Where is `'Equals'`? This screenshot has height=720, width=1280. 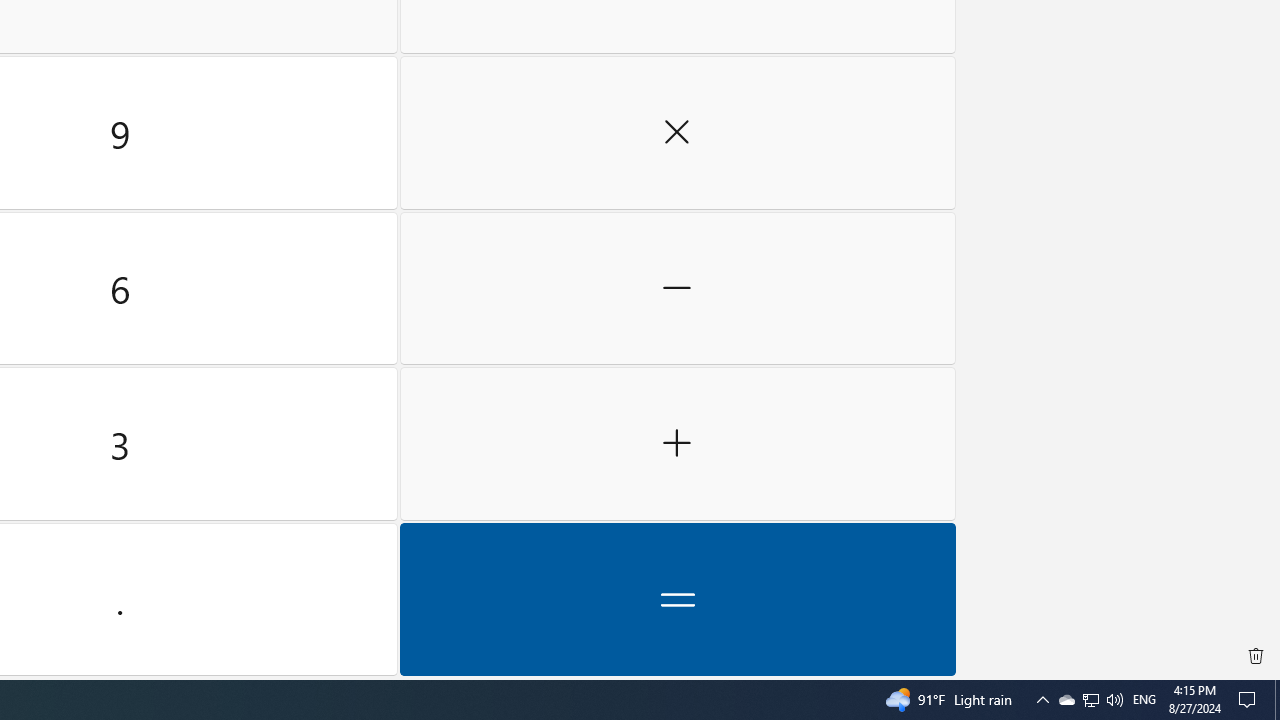
'Equals' is located at coordinates (677, 598).